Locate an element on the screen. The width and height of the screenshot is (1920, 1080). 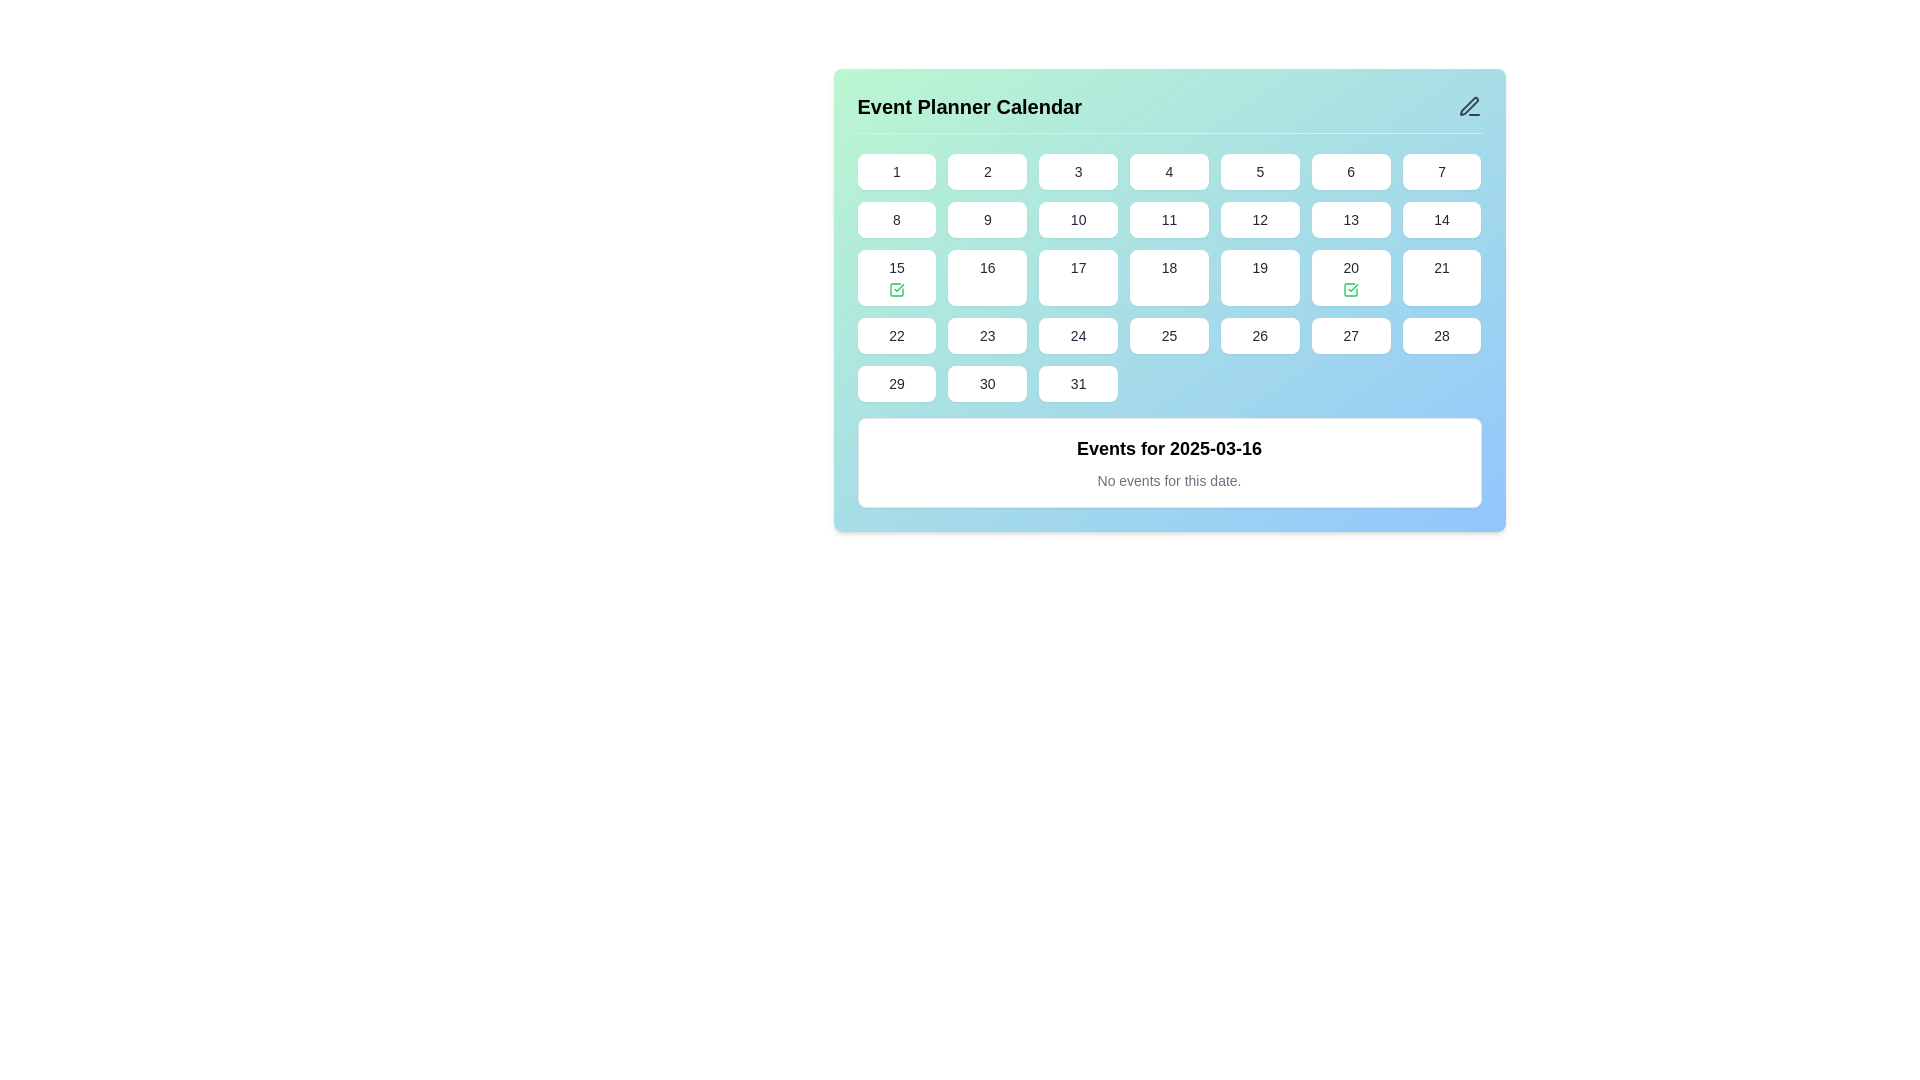
the button labeled '12' in the calendar interface is located at coordinates (1259, 219).